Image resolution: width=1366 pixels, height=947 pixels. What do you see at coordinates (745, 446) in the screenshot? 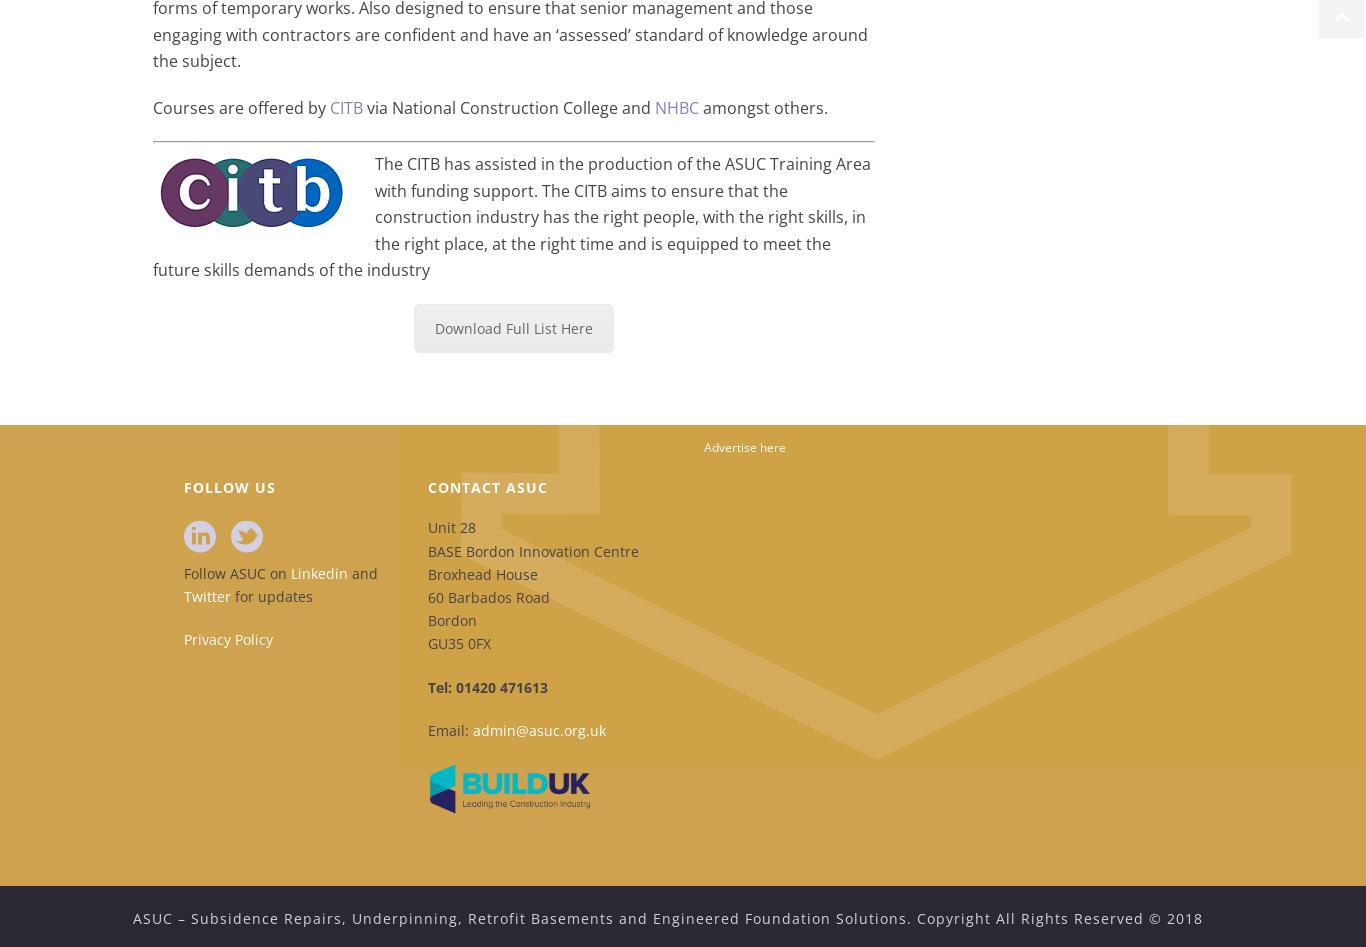
I see `'Advertise here'` at bounding box center [745, 446].